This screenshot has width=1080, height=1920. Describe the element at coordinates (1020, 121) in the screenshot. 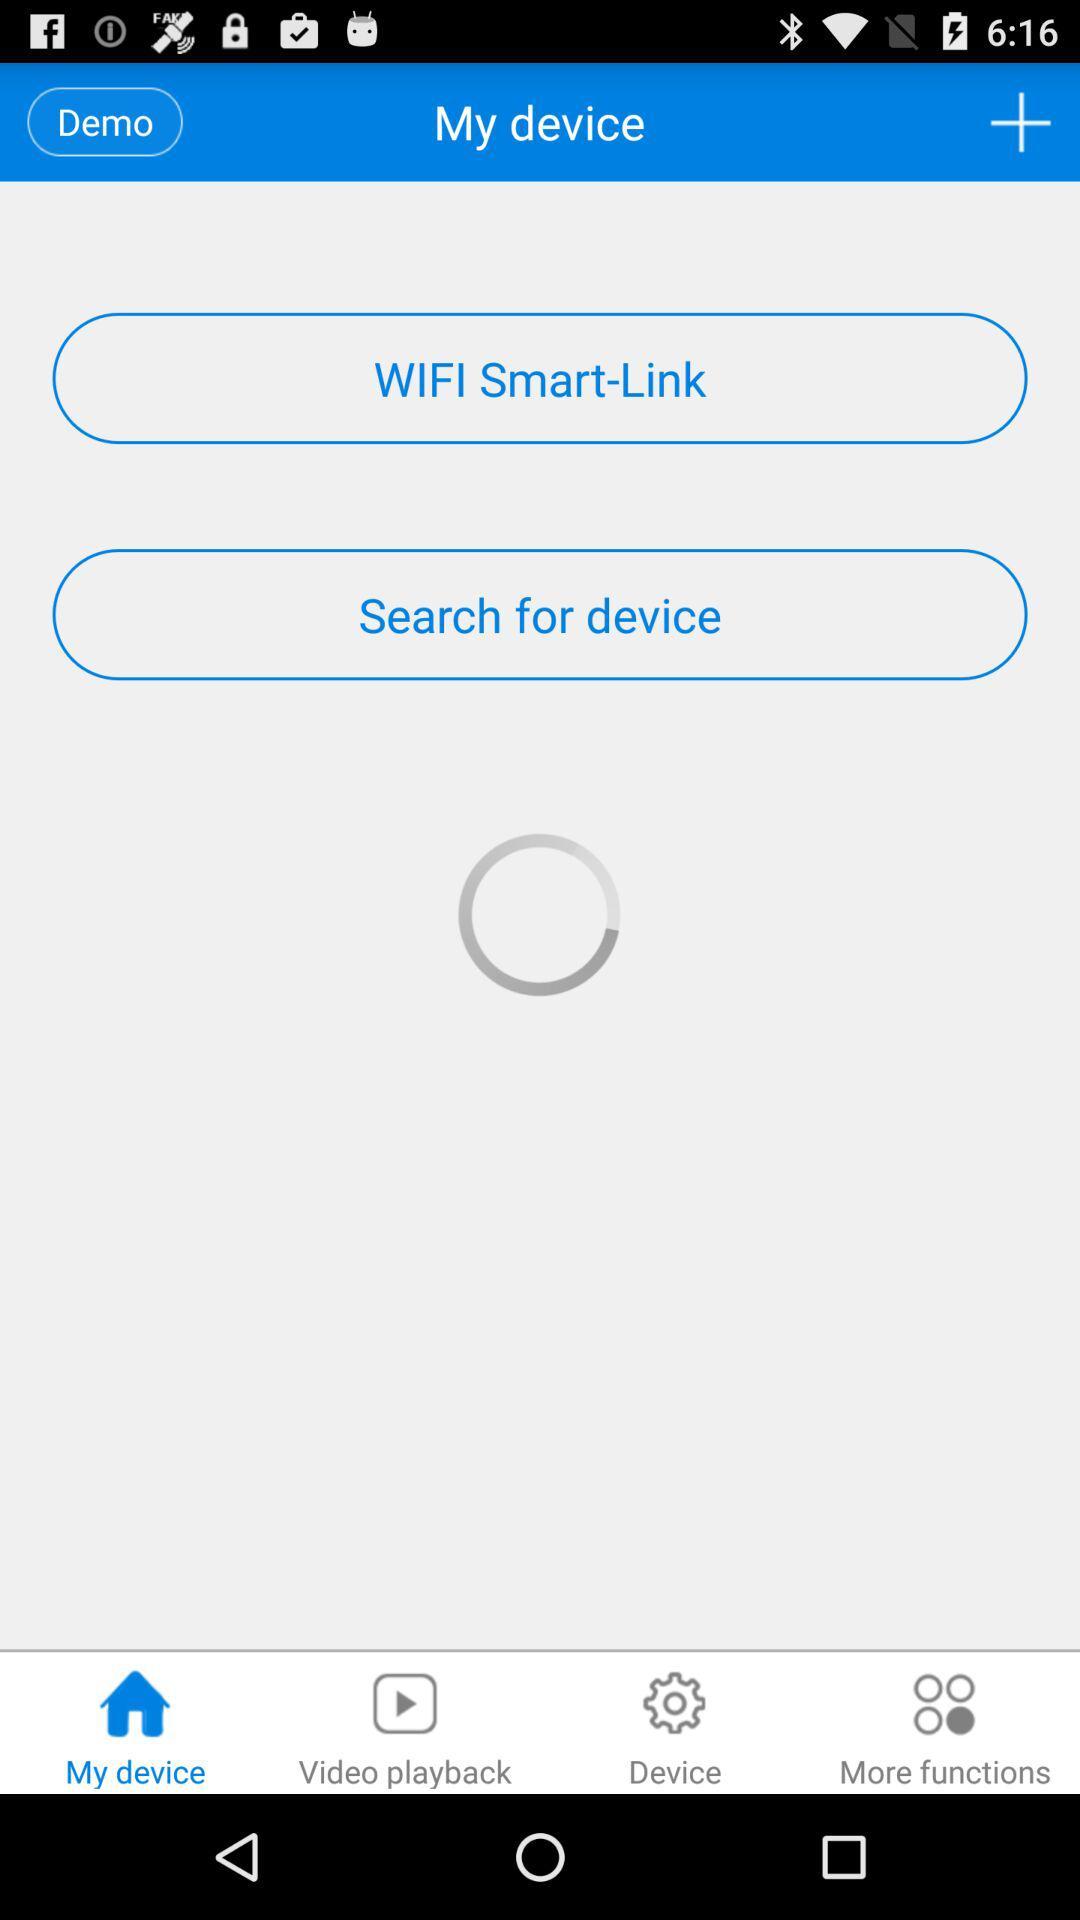

I see `a post` at that location.